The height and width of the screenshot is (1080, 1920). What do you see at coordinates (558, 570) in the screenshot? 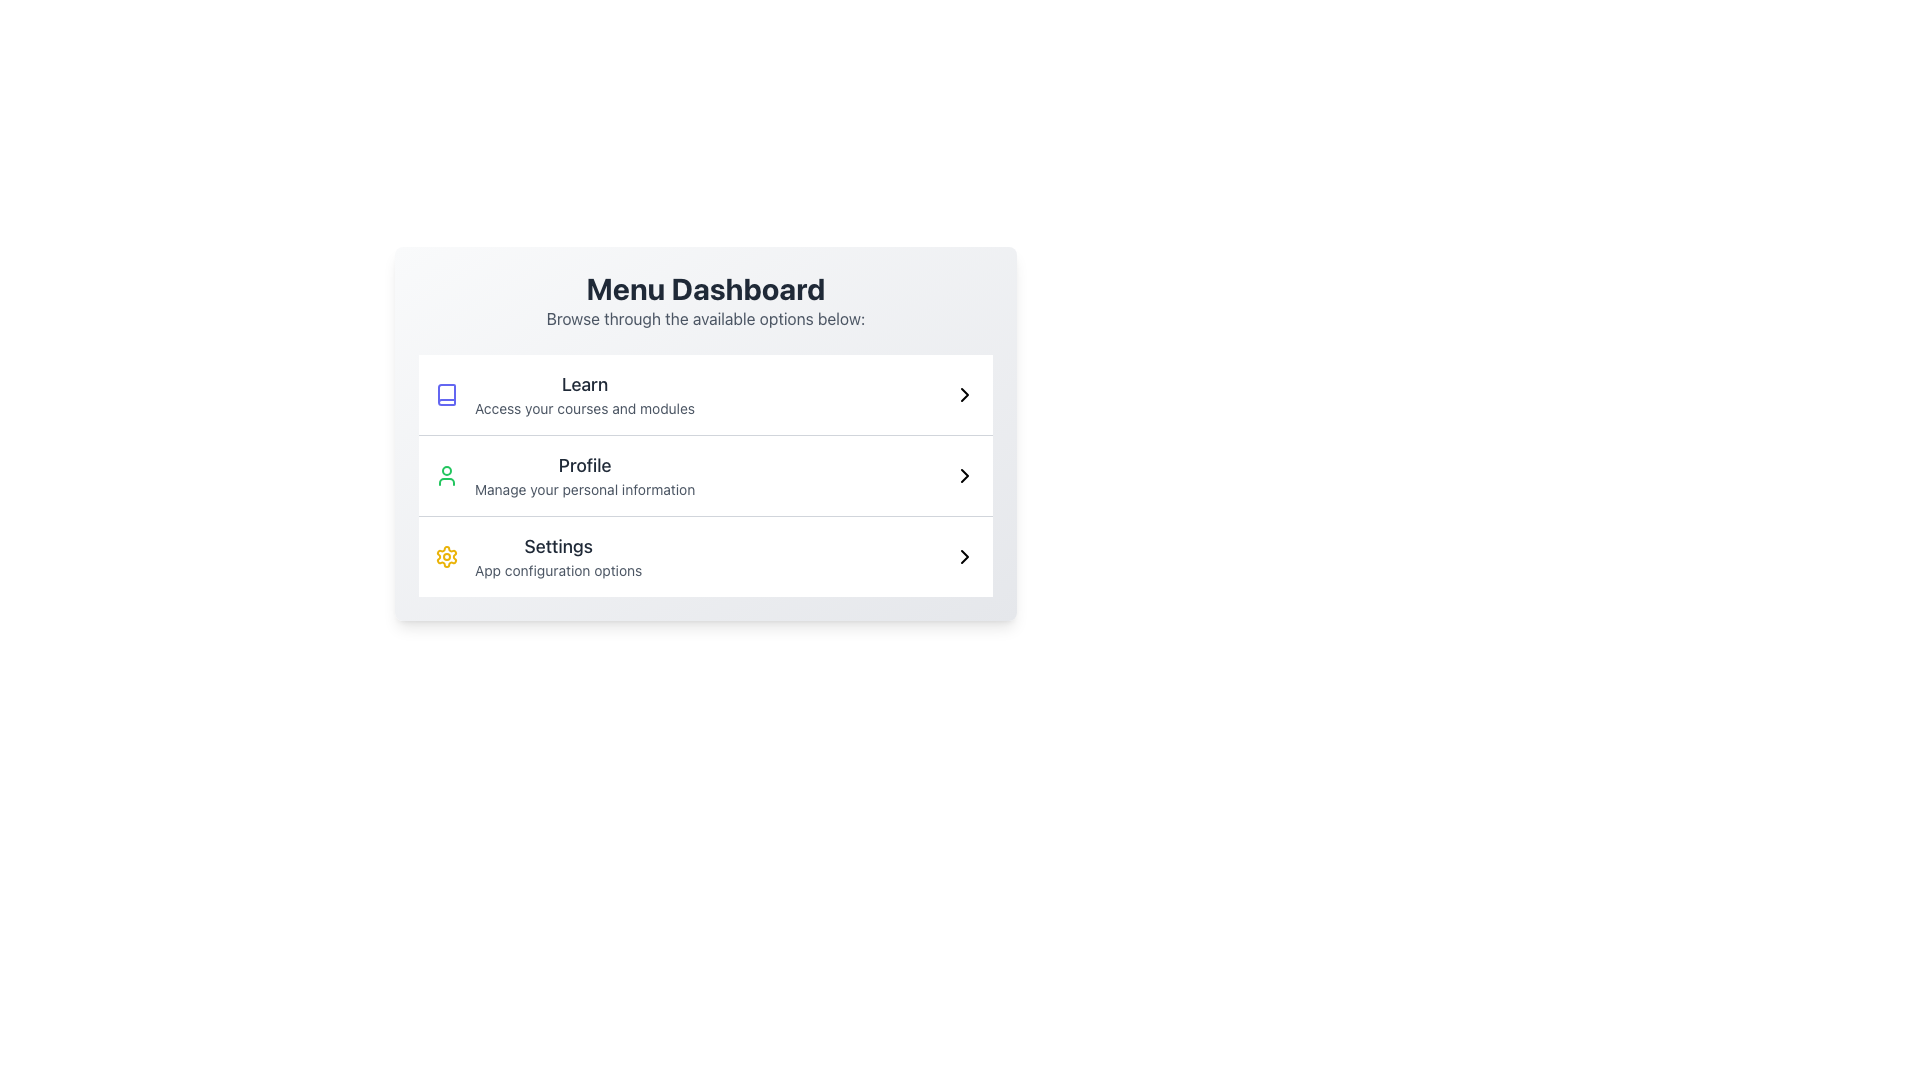
I see `the descriptive subtitle for the 'Settings' option, which is located directly beneath the 'Settings' text in the menu interface` at bounding box center [558, 570].